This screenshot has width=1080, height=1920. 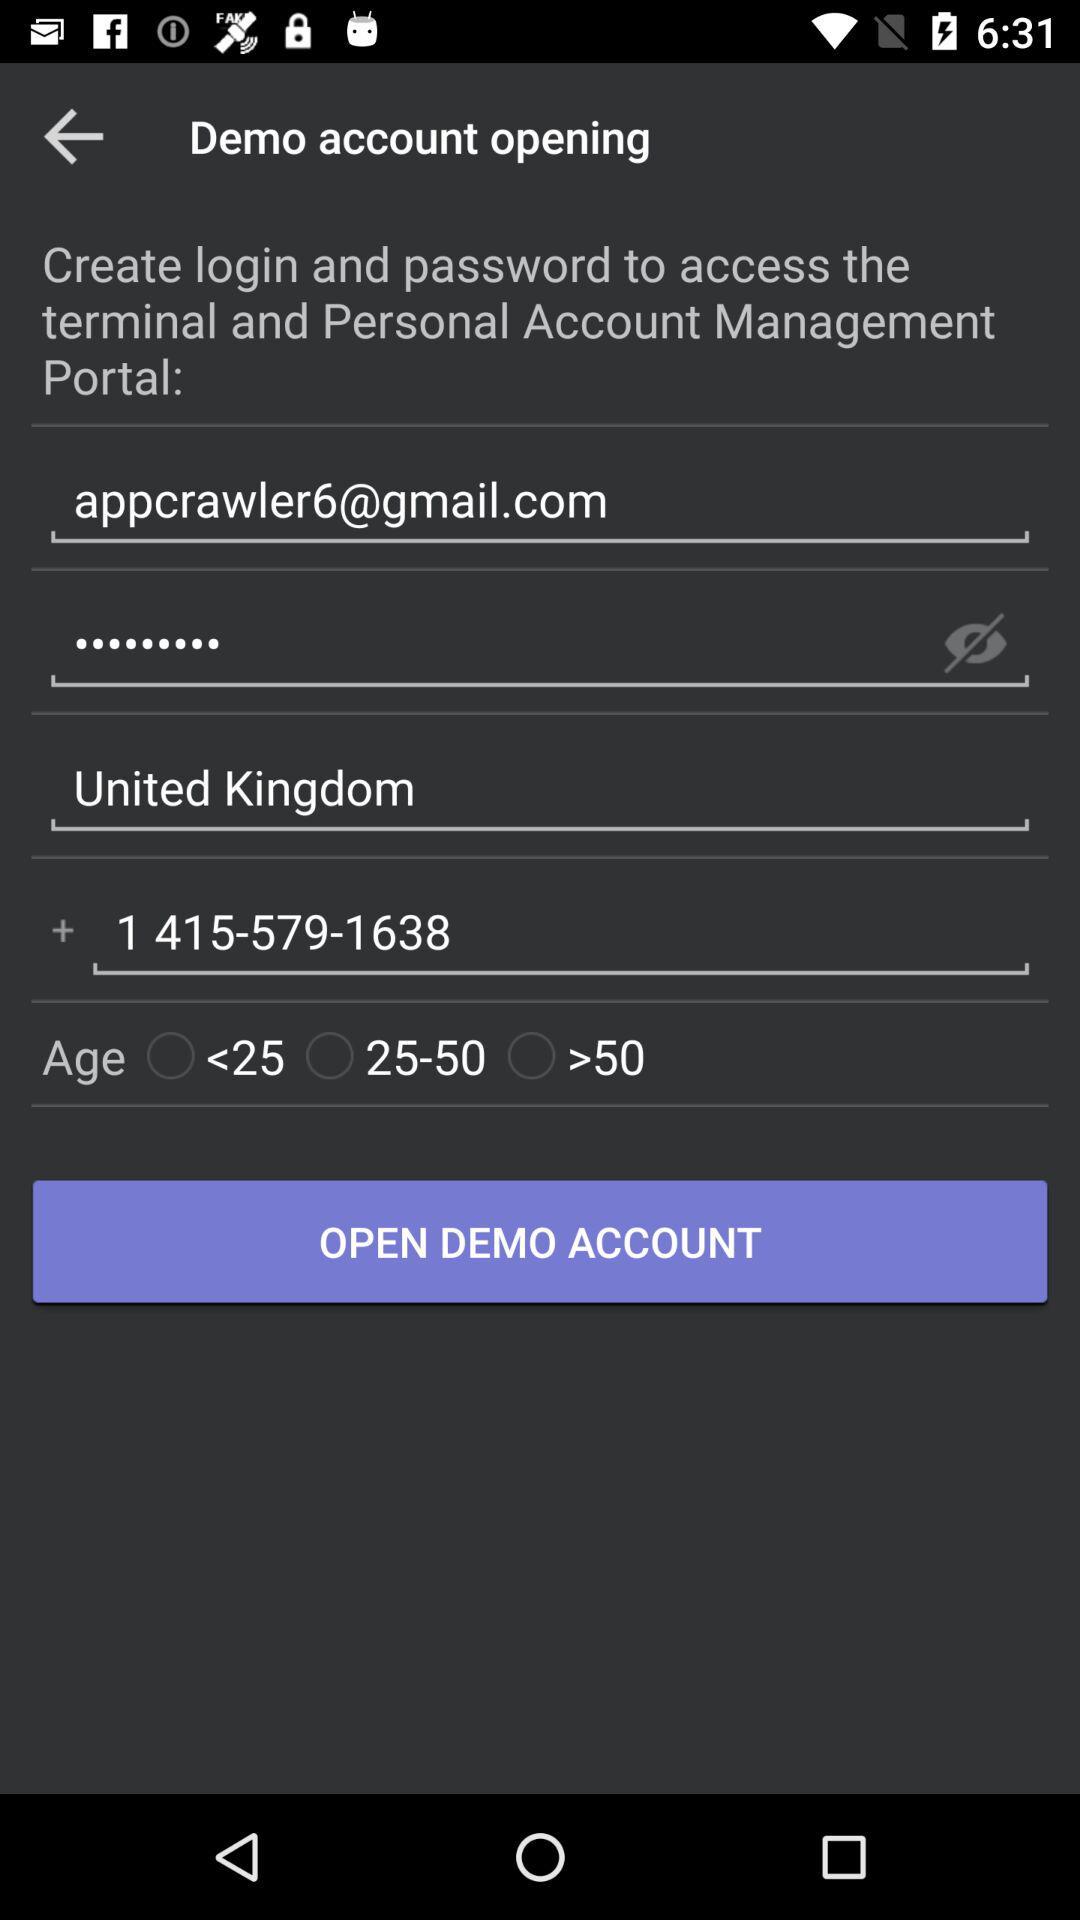 What do you see at coordinates (72, 135) in the screenshot?
I see `icon next to demo account opening app` at bounding box center [72, 135].